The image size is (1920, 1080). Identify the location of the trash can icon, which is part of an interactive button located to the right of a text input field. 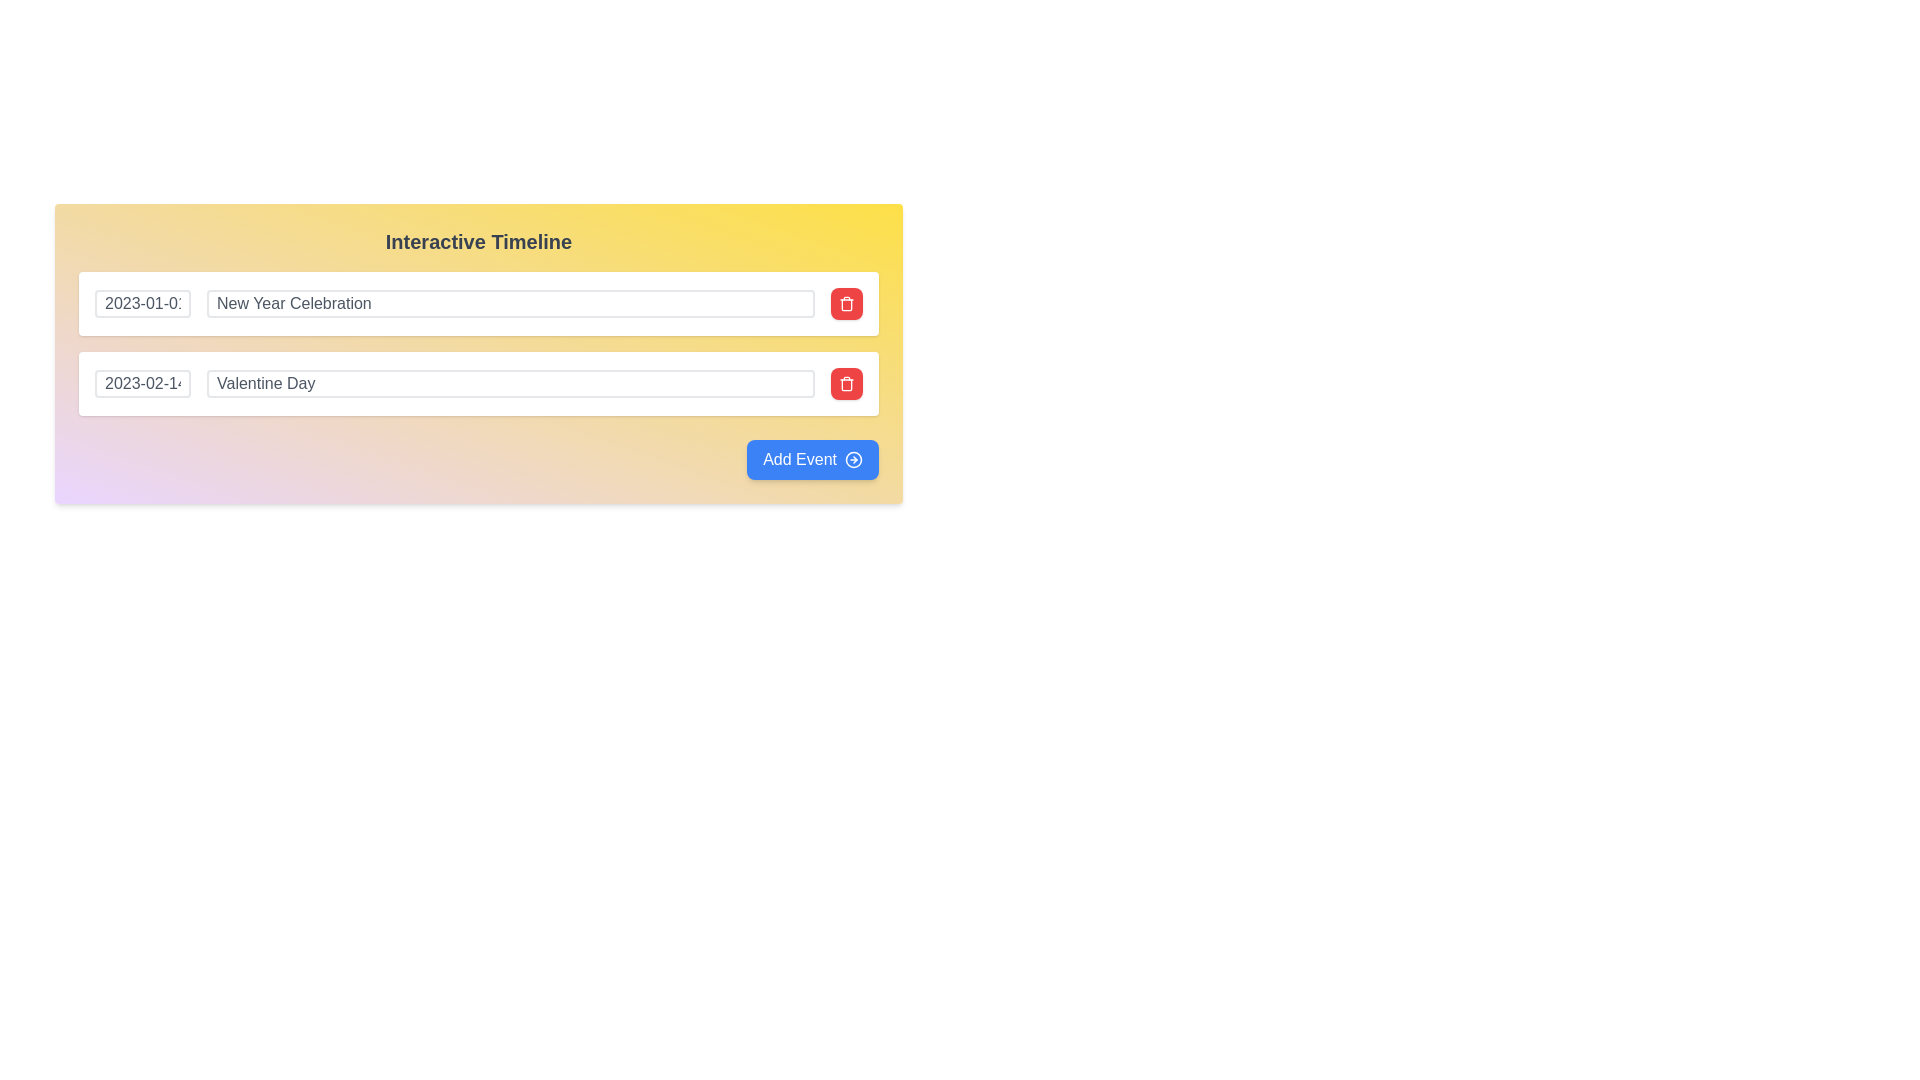
(846, 304).